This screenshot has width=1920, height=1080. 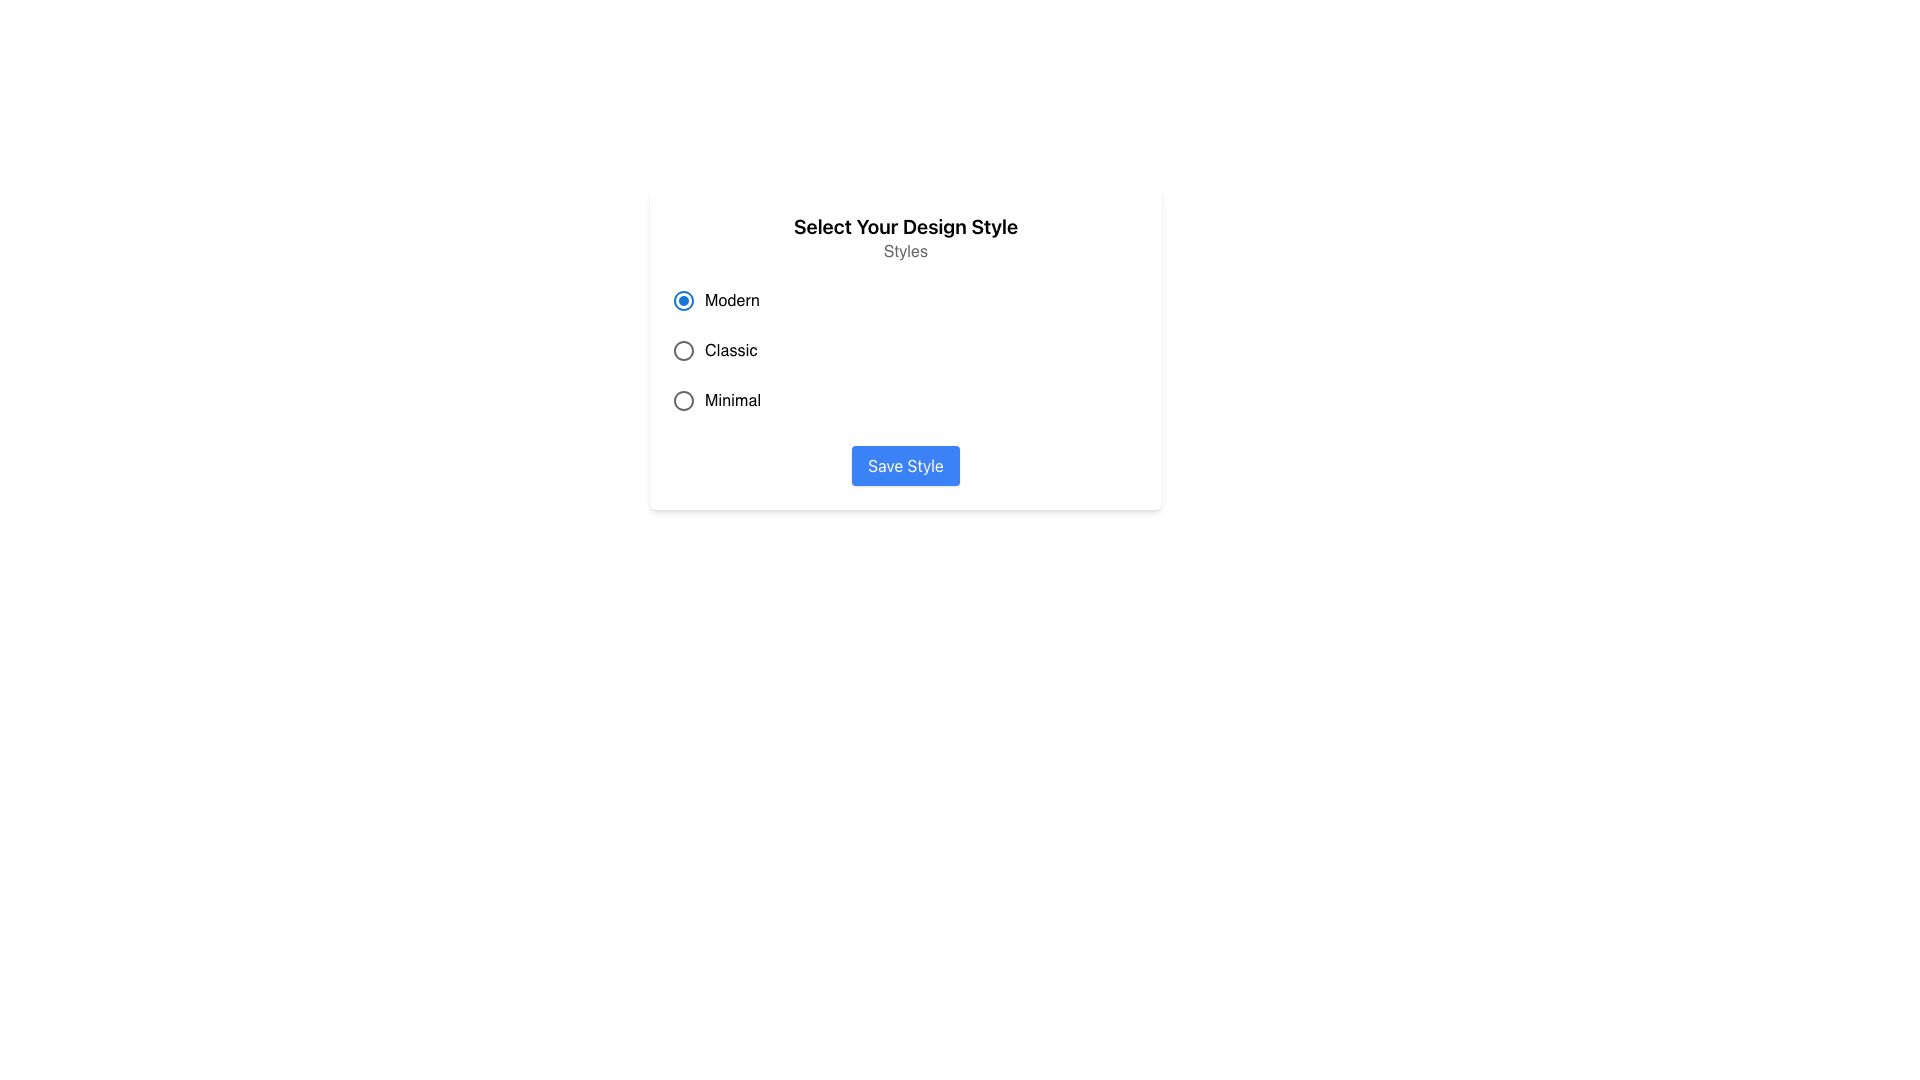 I want to click on the innermost circular layer of the first radio button in the 'Select Your Design Style' group, so click(x=684, y=300).